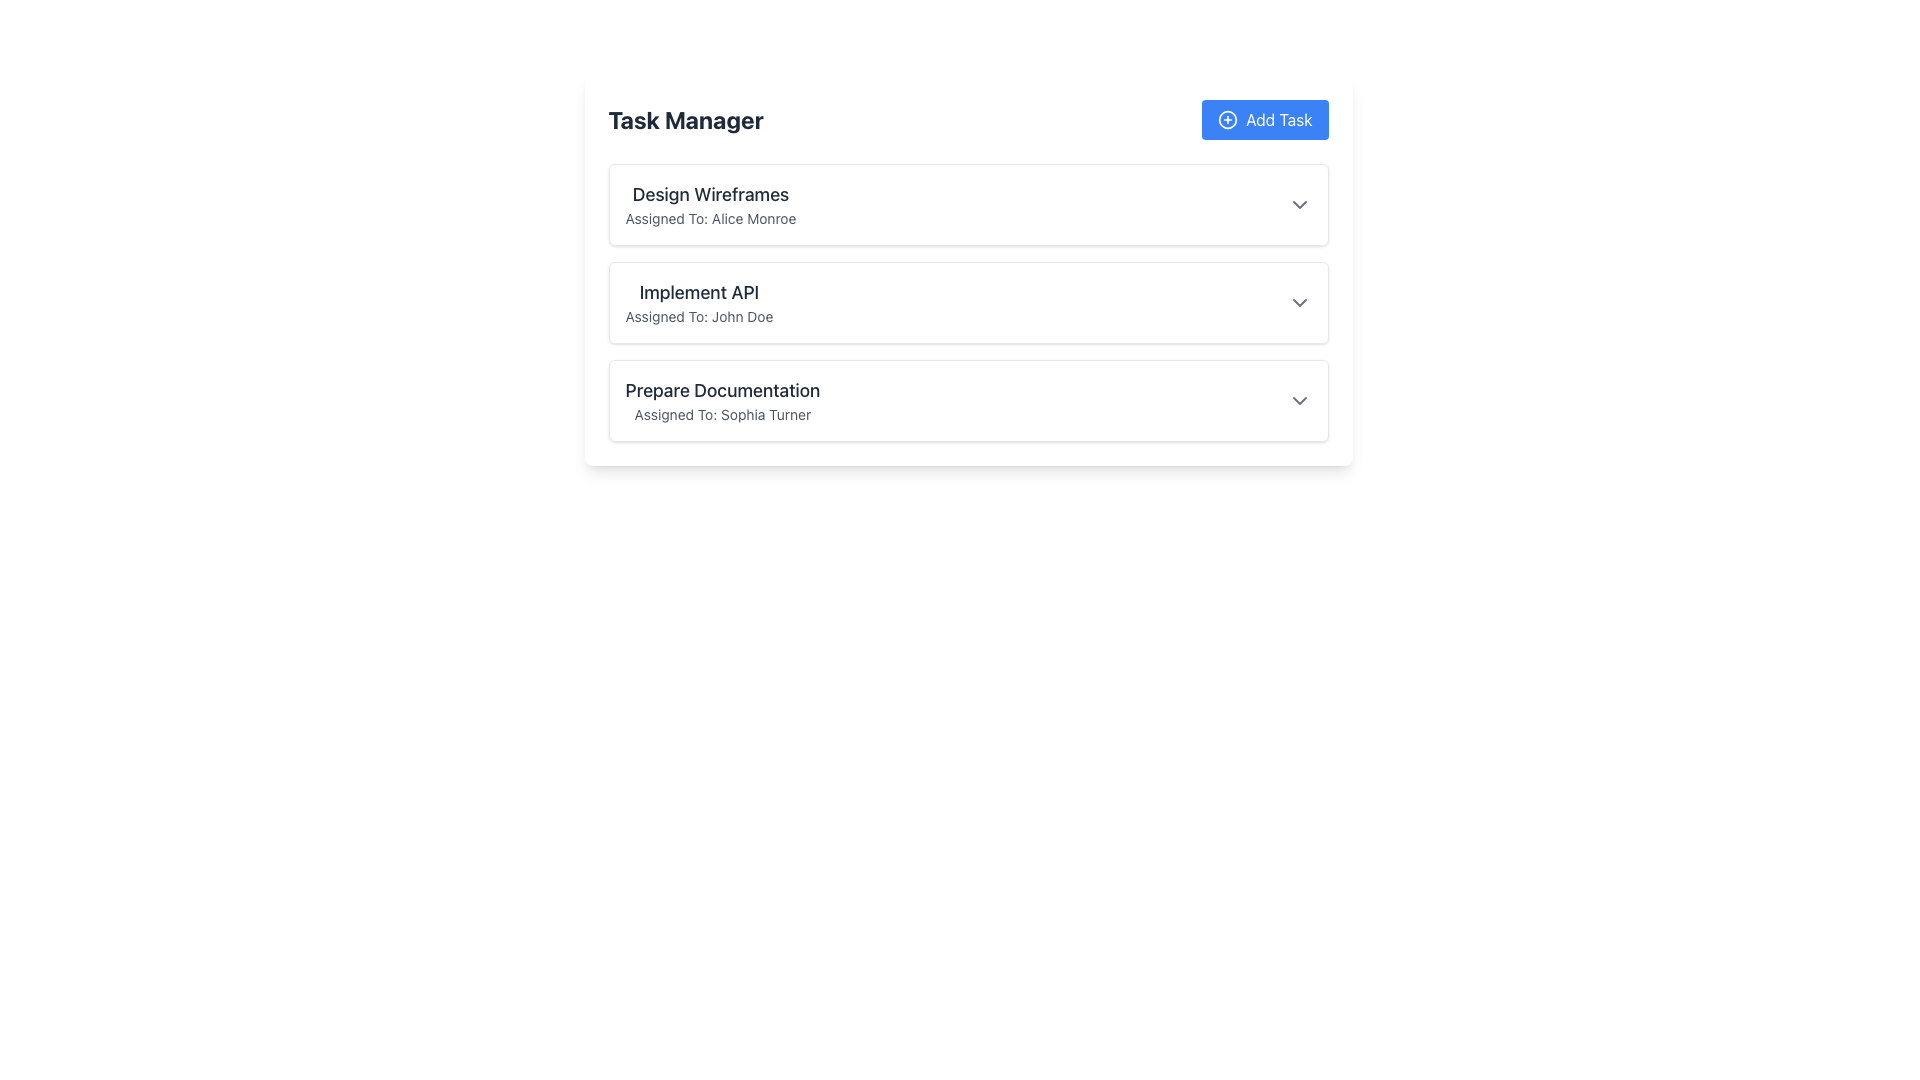  Describe the element at coordinates (1264, 119) in the screenshot. I see `the 'Add New Task' button located in the right segment of the horizontal bar at the top of the interface, adjacent to the 'Task Manager' title` at that location.